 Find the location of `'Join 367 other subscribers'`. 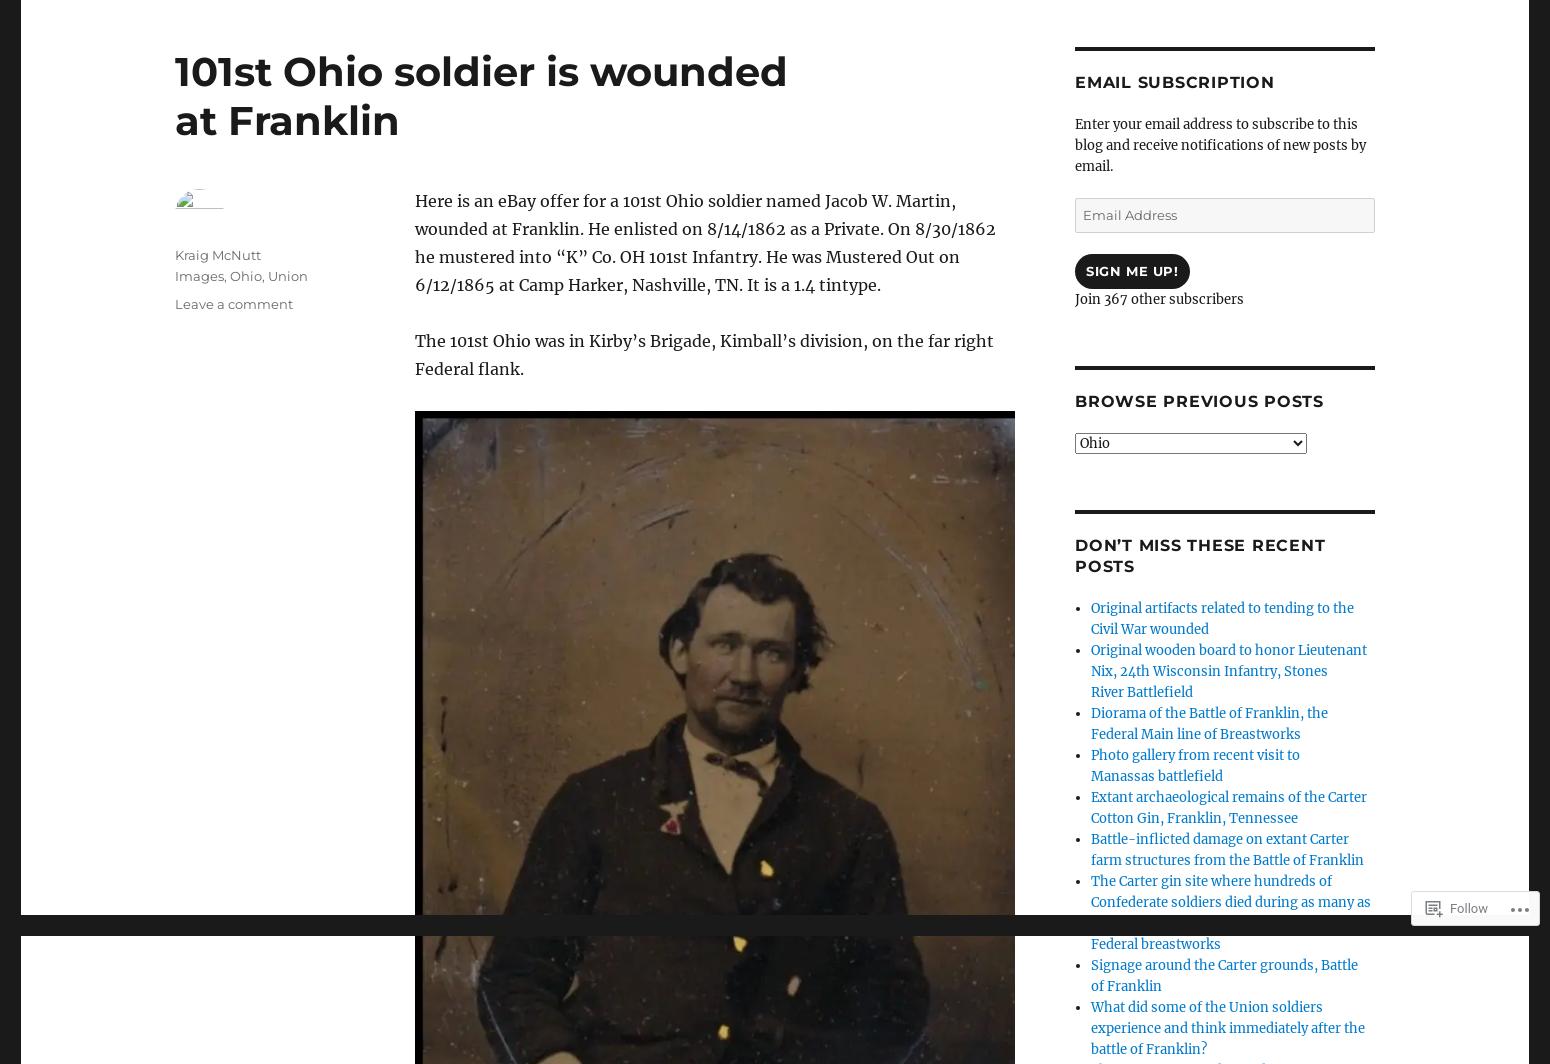

'Join 367 other subscribers' is located at coordinates (1074, 299).